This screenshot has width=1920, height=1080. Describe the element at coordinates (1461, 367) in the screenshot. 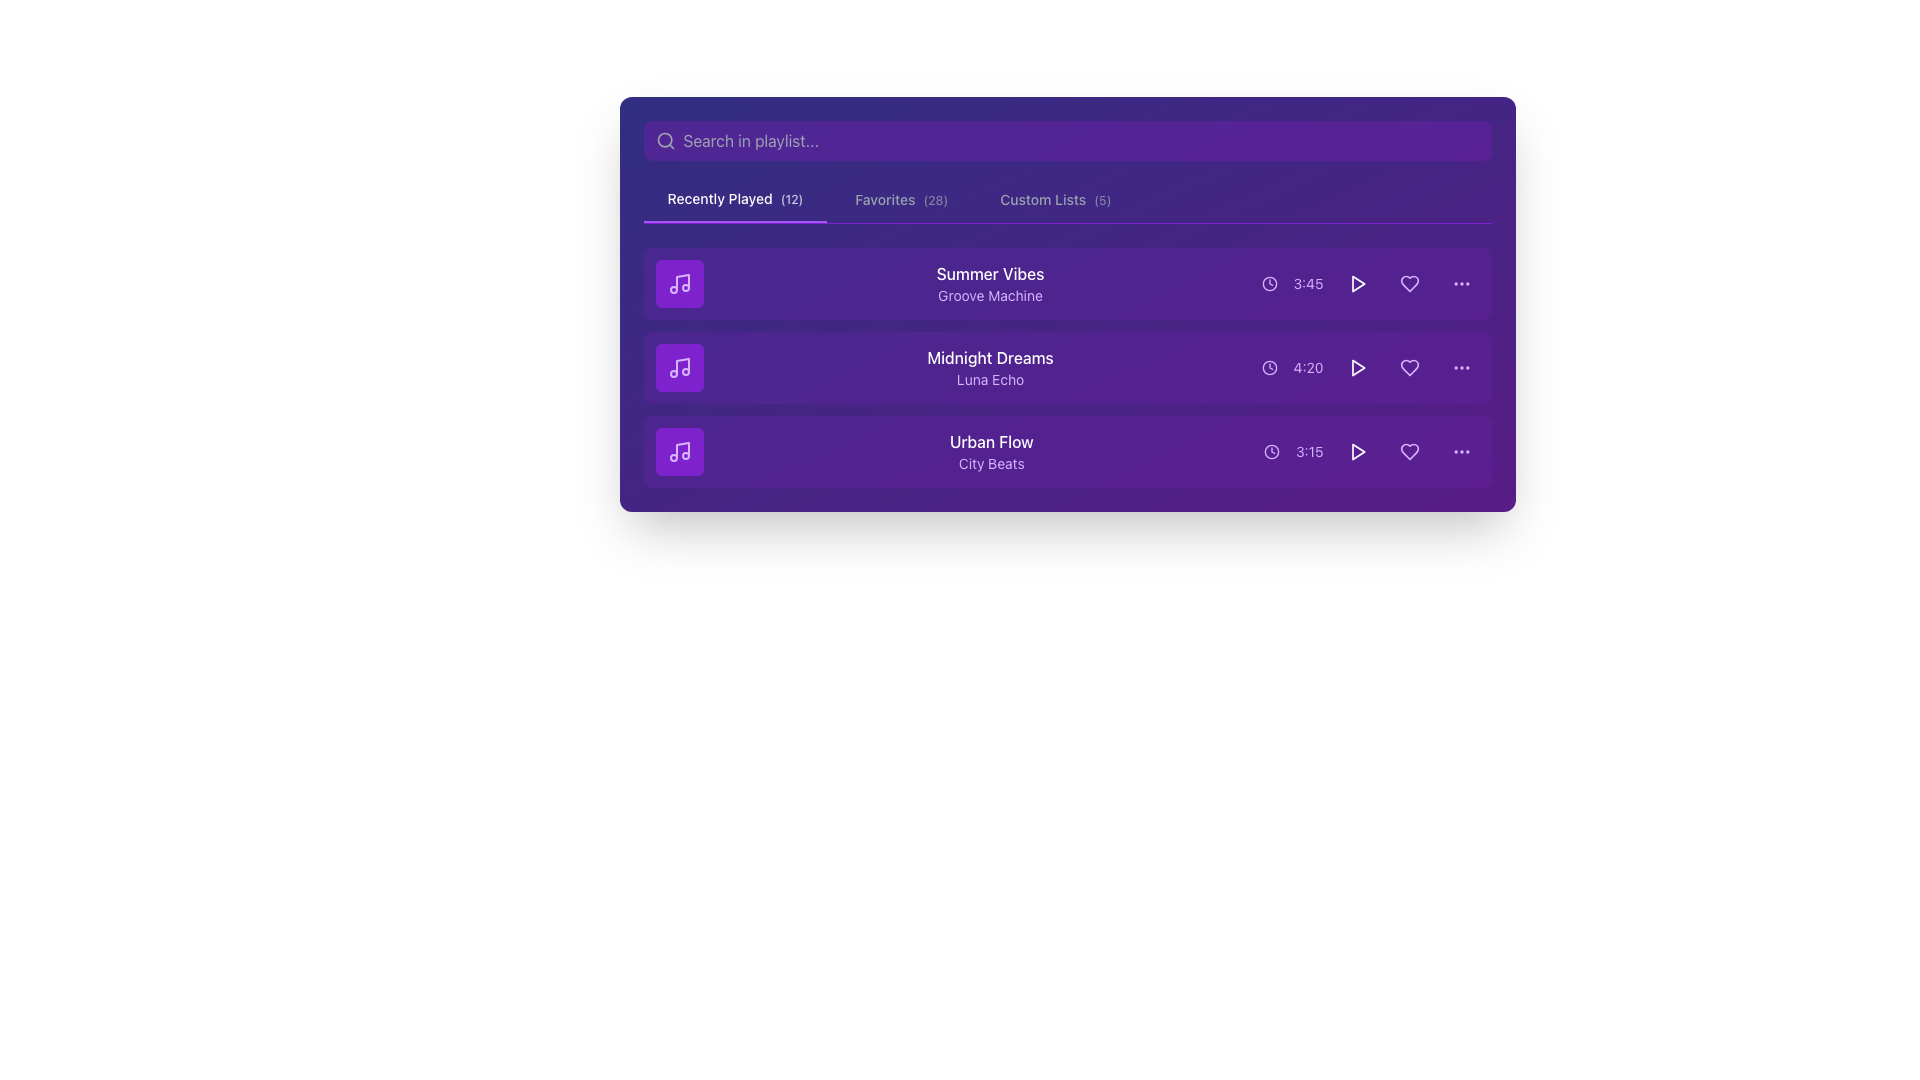

I see `the button` at that location.